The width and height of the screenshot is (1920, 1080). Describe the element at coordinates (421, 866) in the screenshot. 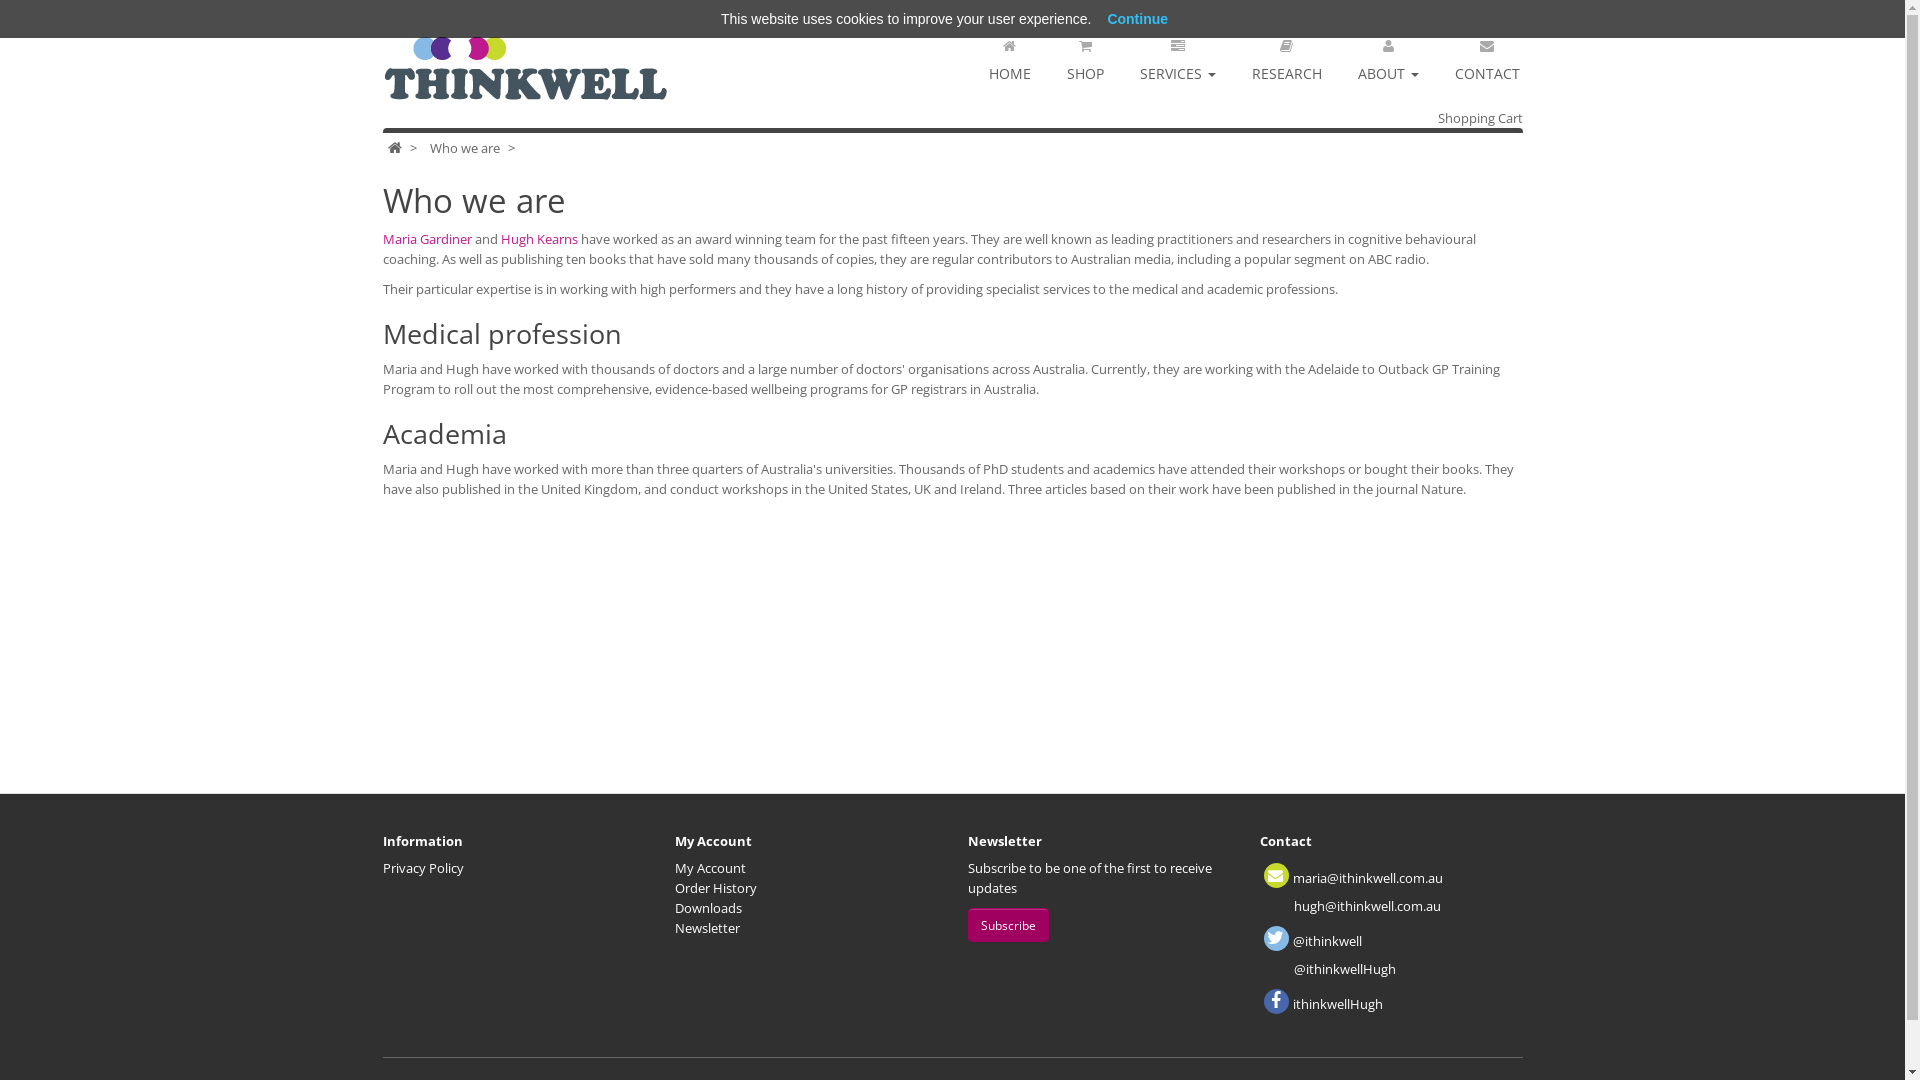

I see `'Privacy Policy'` at that location.